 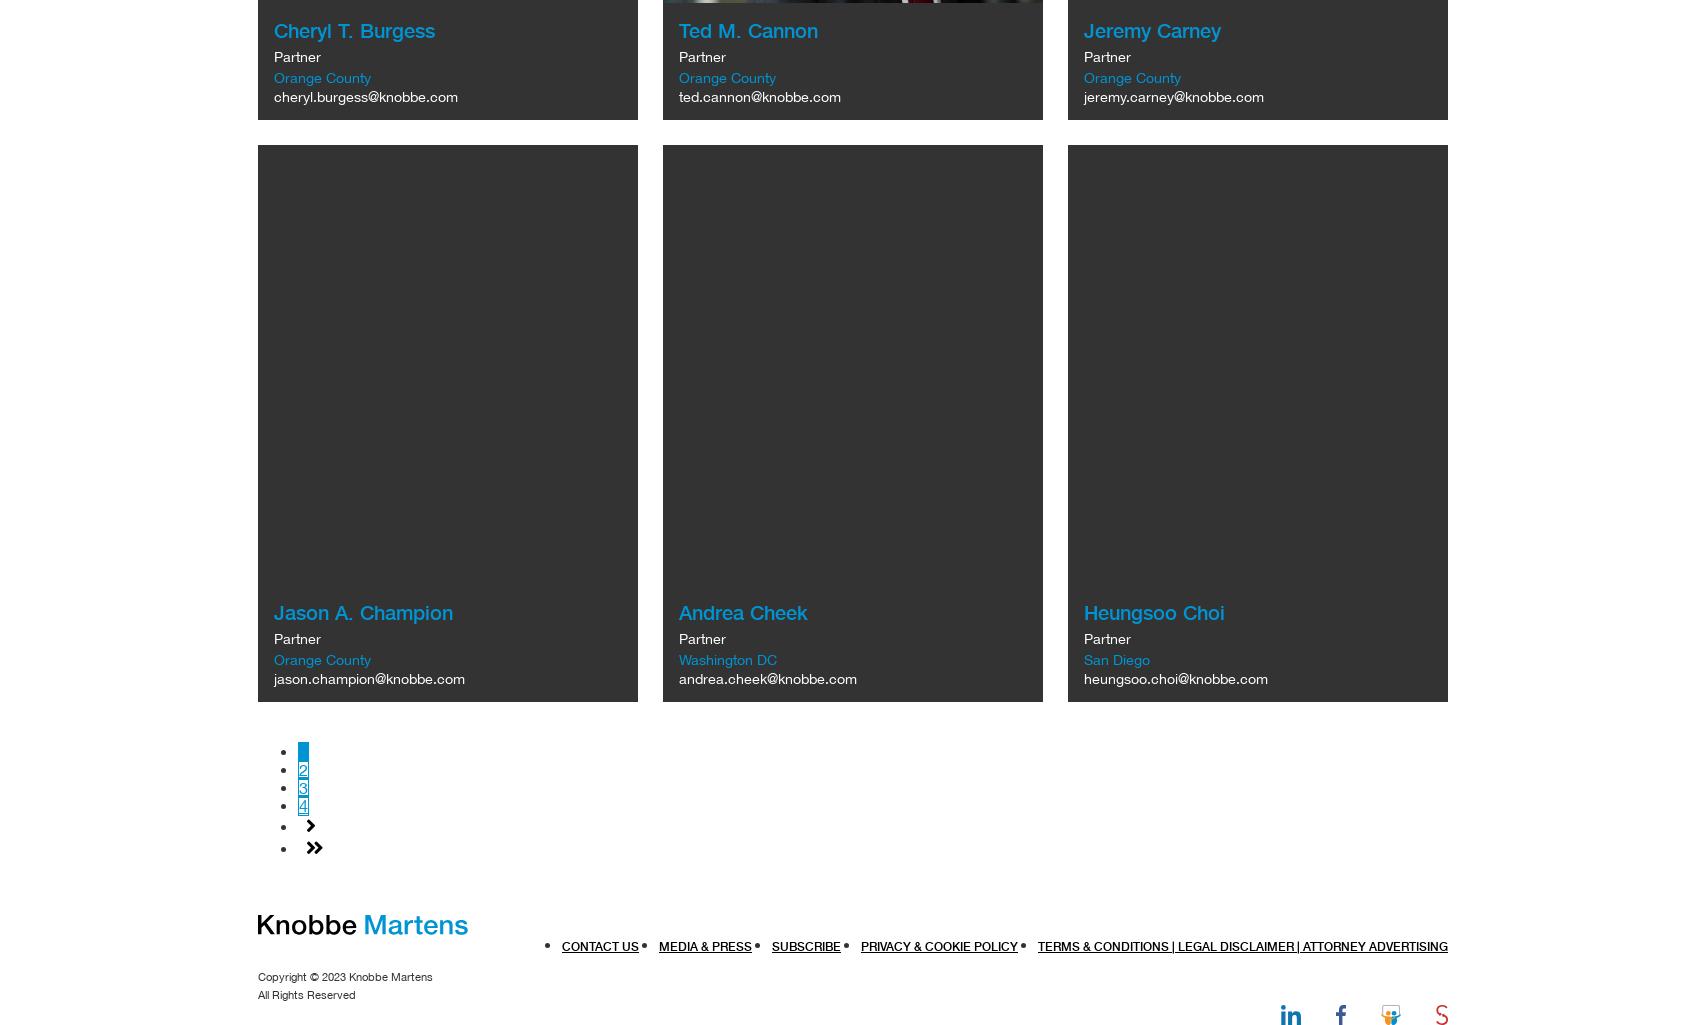 I want to click on '3', so click(x=303, y=788).